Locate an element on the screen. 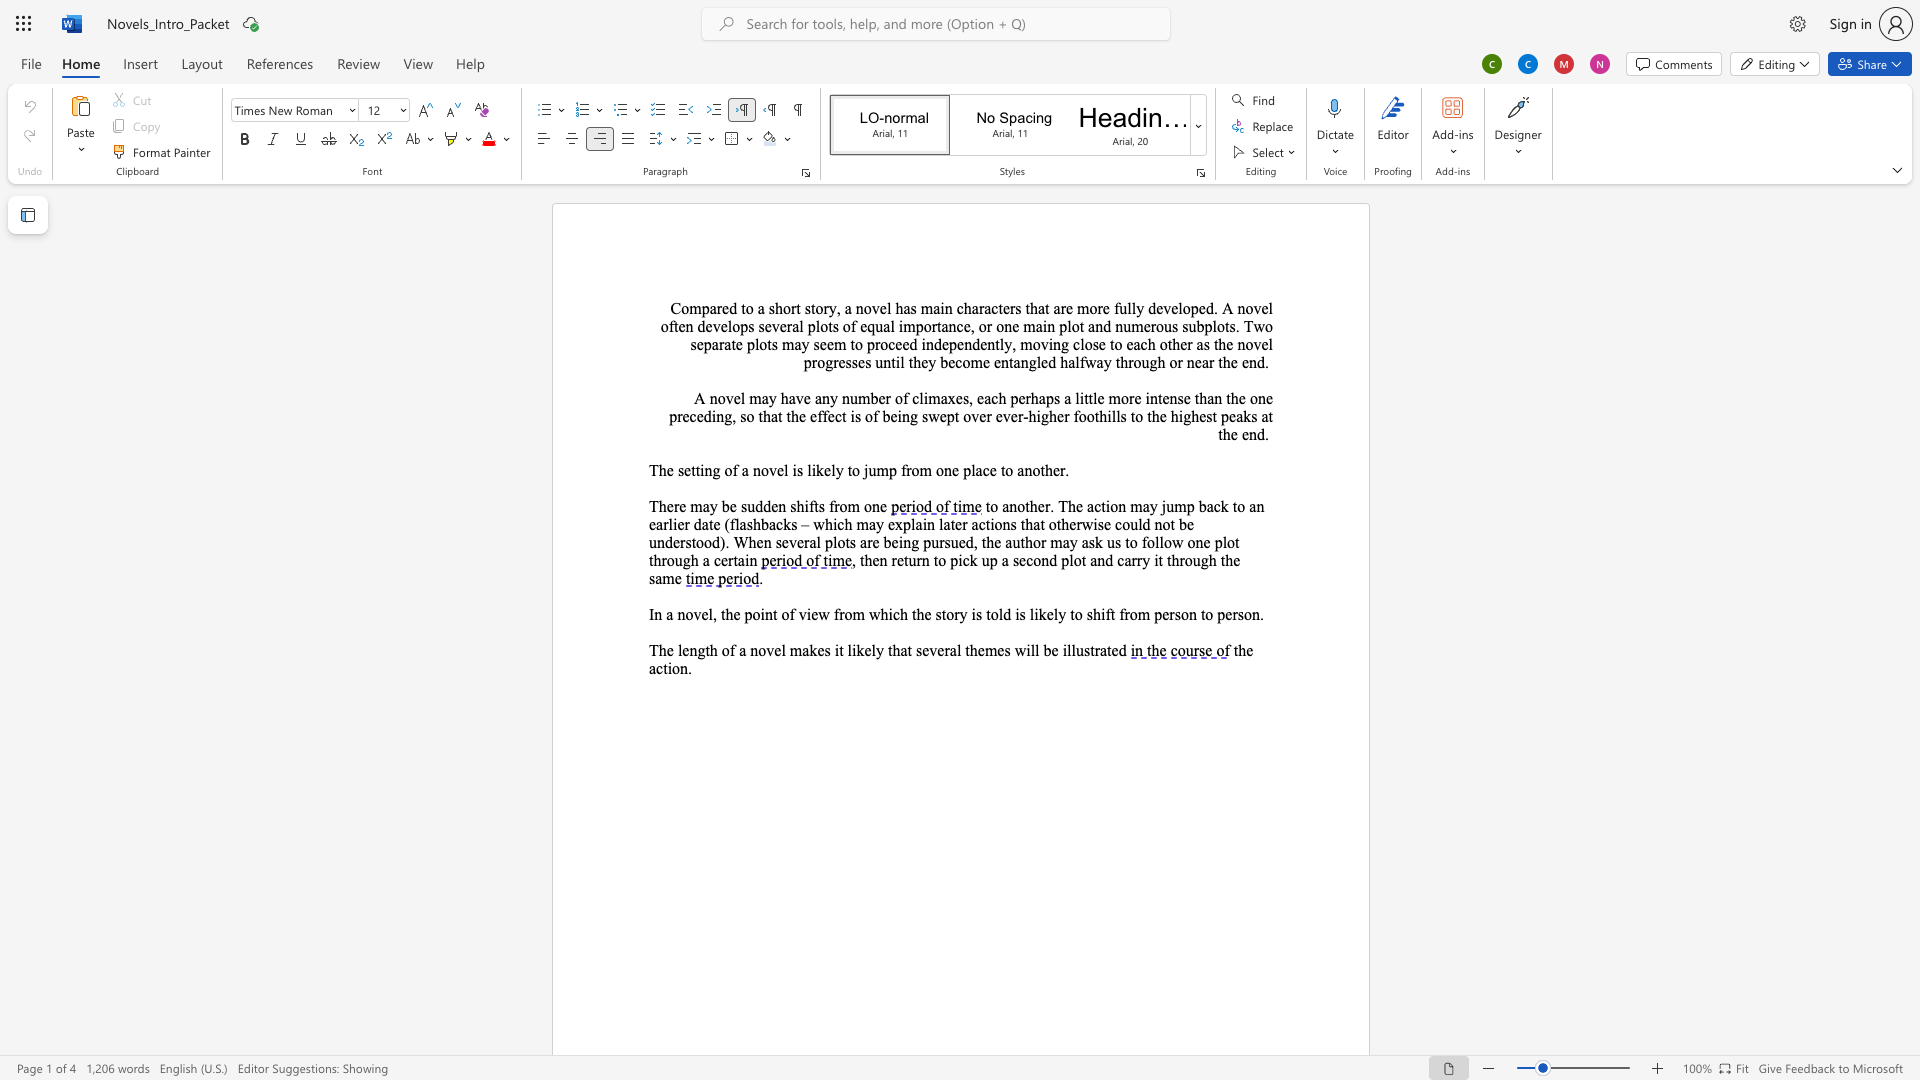 This screenshot has height=1080, width=1920. the 2th character "d" in the text is located at coordinates (976, 343).